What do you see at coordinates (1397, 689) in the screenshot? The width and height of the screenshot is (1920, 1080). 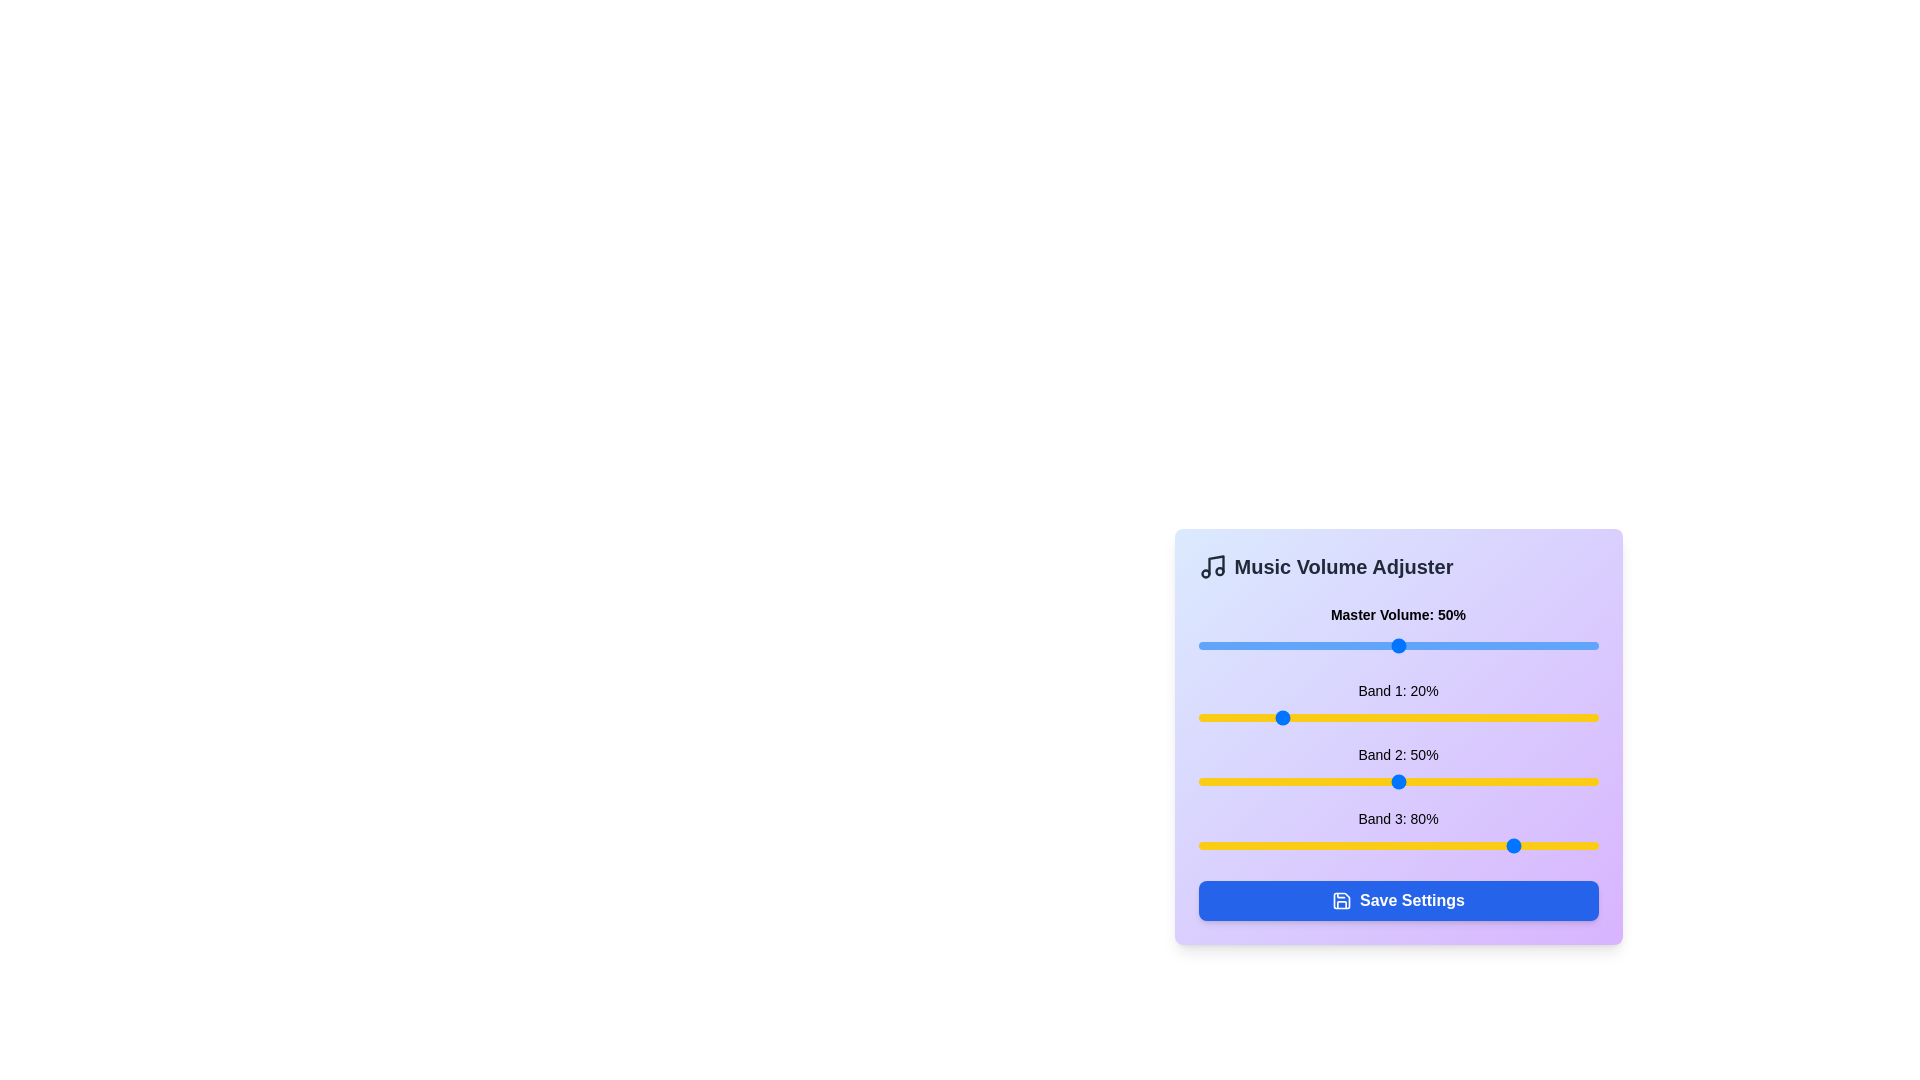 I see `text from the static label displaying 'Band 1: 20%' which is styled with medium font size and bold text weight, centered against a purple background, located above a yellow slider bar` at bounding box center [1397, 689].